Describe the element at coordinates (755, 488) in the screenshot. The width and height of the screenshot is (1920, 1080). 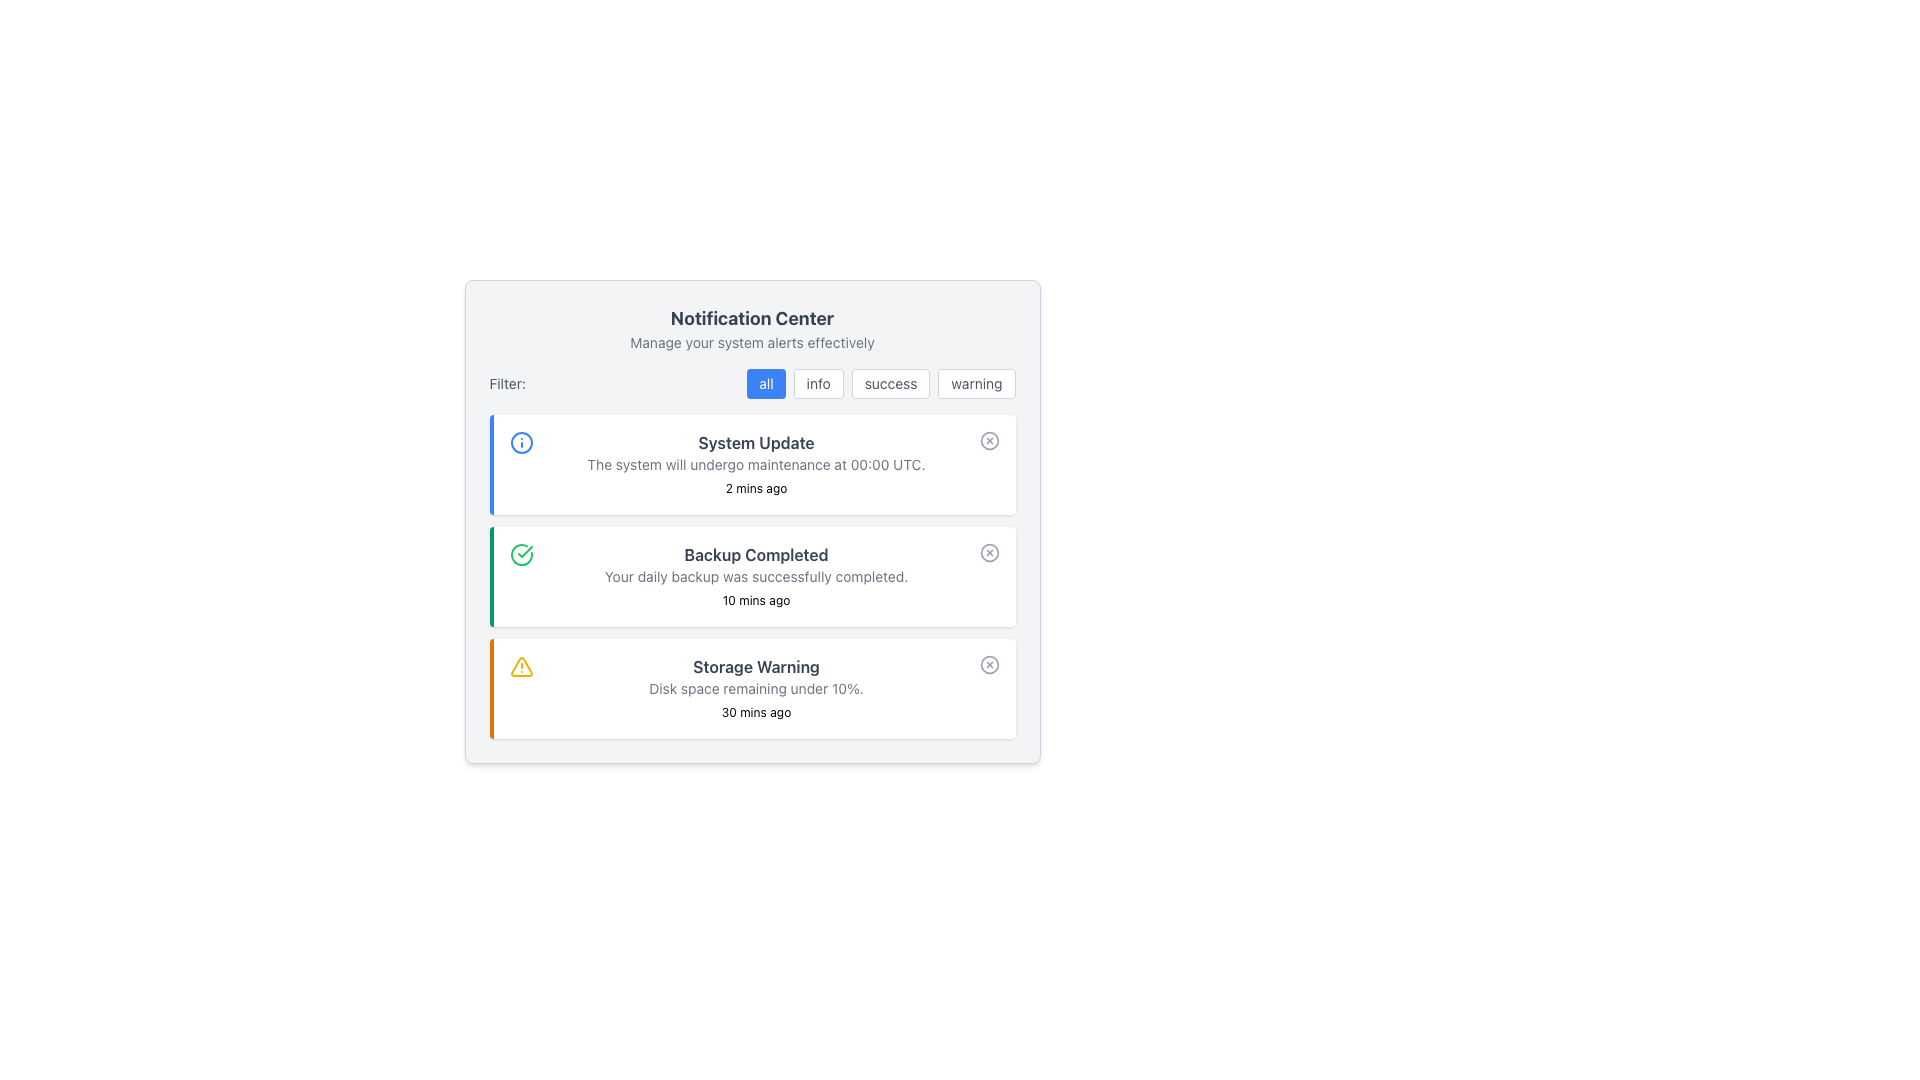
I see `the text label that indicates the relative time information for the notification, located beneath the descriptive text 'The system will undergo maintenance at 00:00 UTC.' on the right side of the notification card titled 'System Update'` at that location.